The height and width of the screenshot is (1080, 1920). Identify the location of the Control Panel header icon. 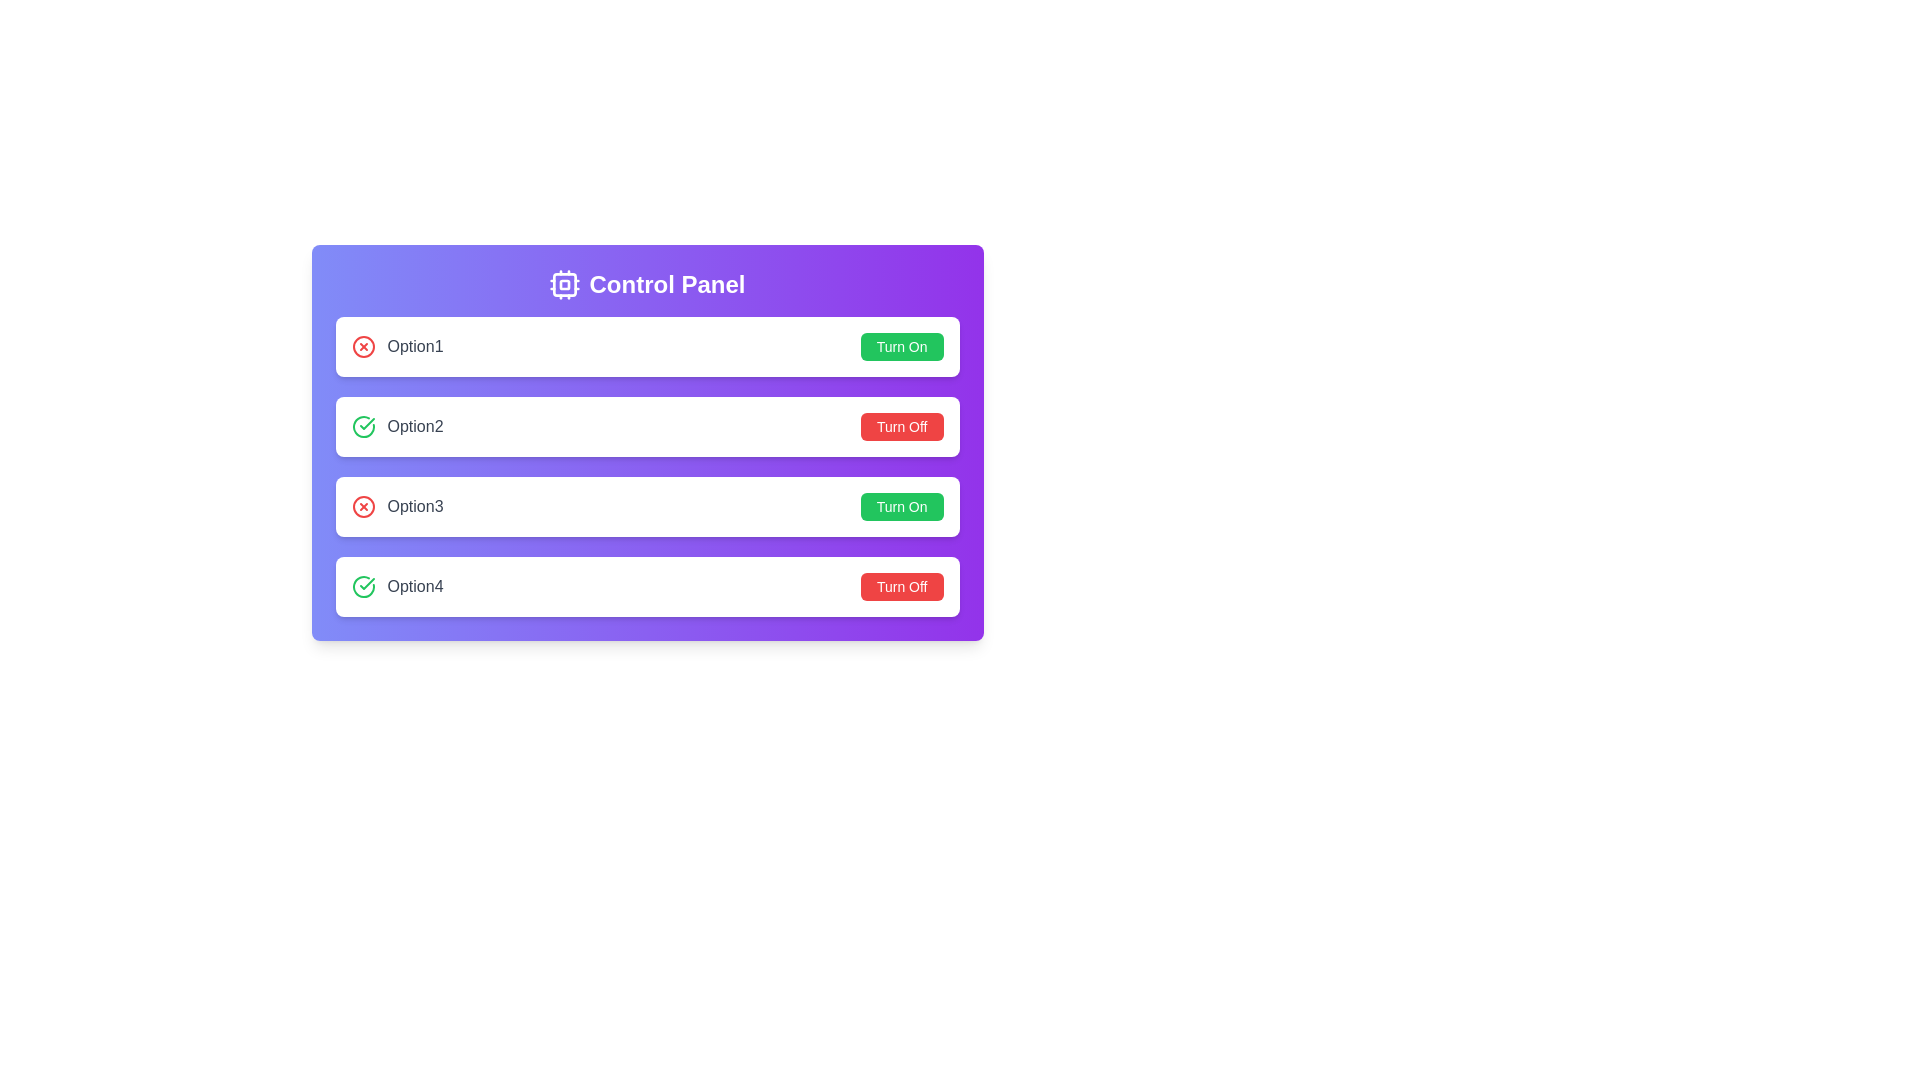
(564, 285).